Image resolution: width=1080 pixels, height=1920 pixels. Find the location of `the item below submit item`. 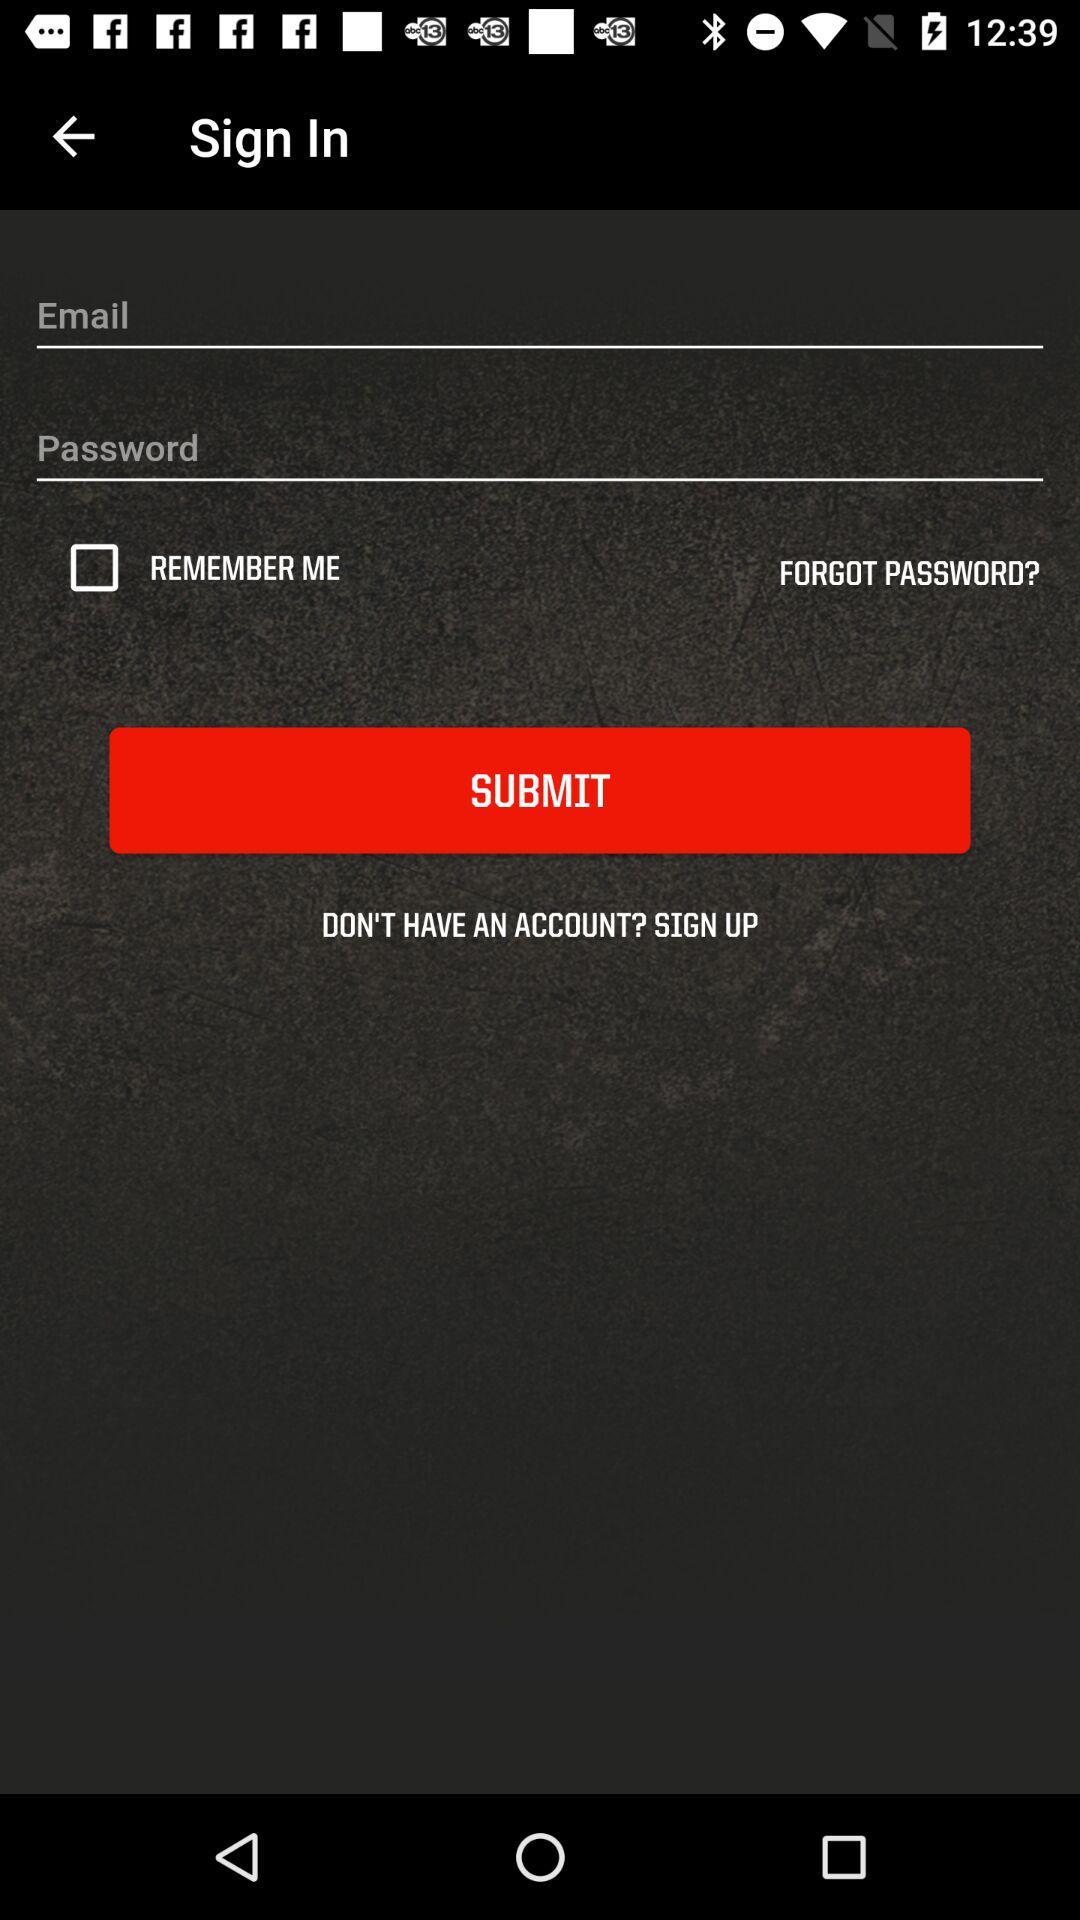

the item below submit item is located at coordinates (540, 923).